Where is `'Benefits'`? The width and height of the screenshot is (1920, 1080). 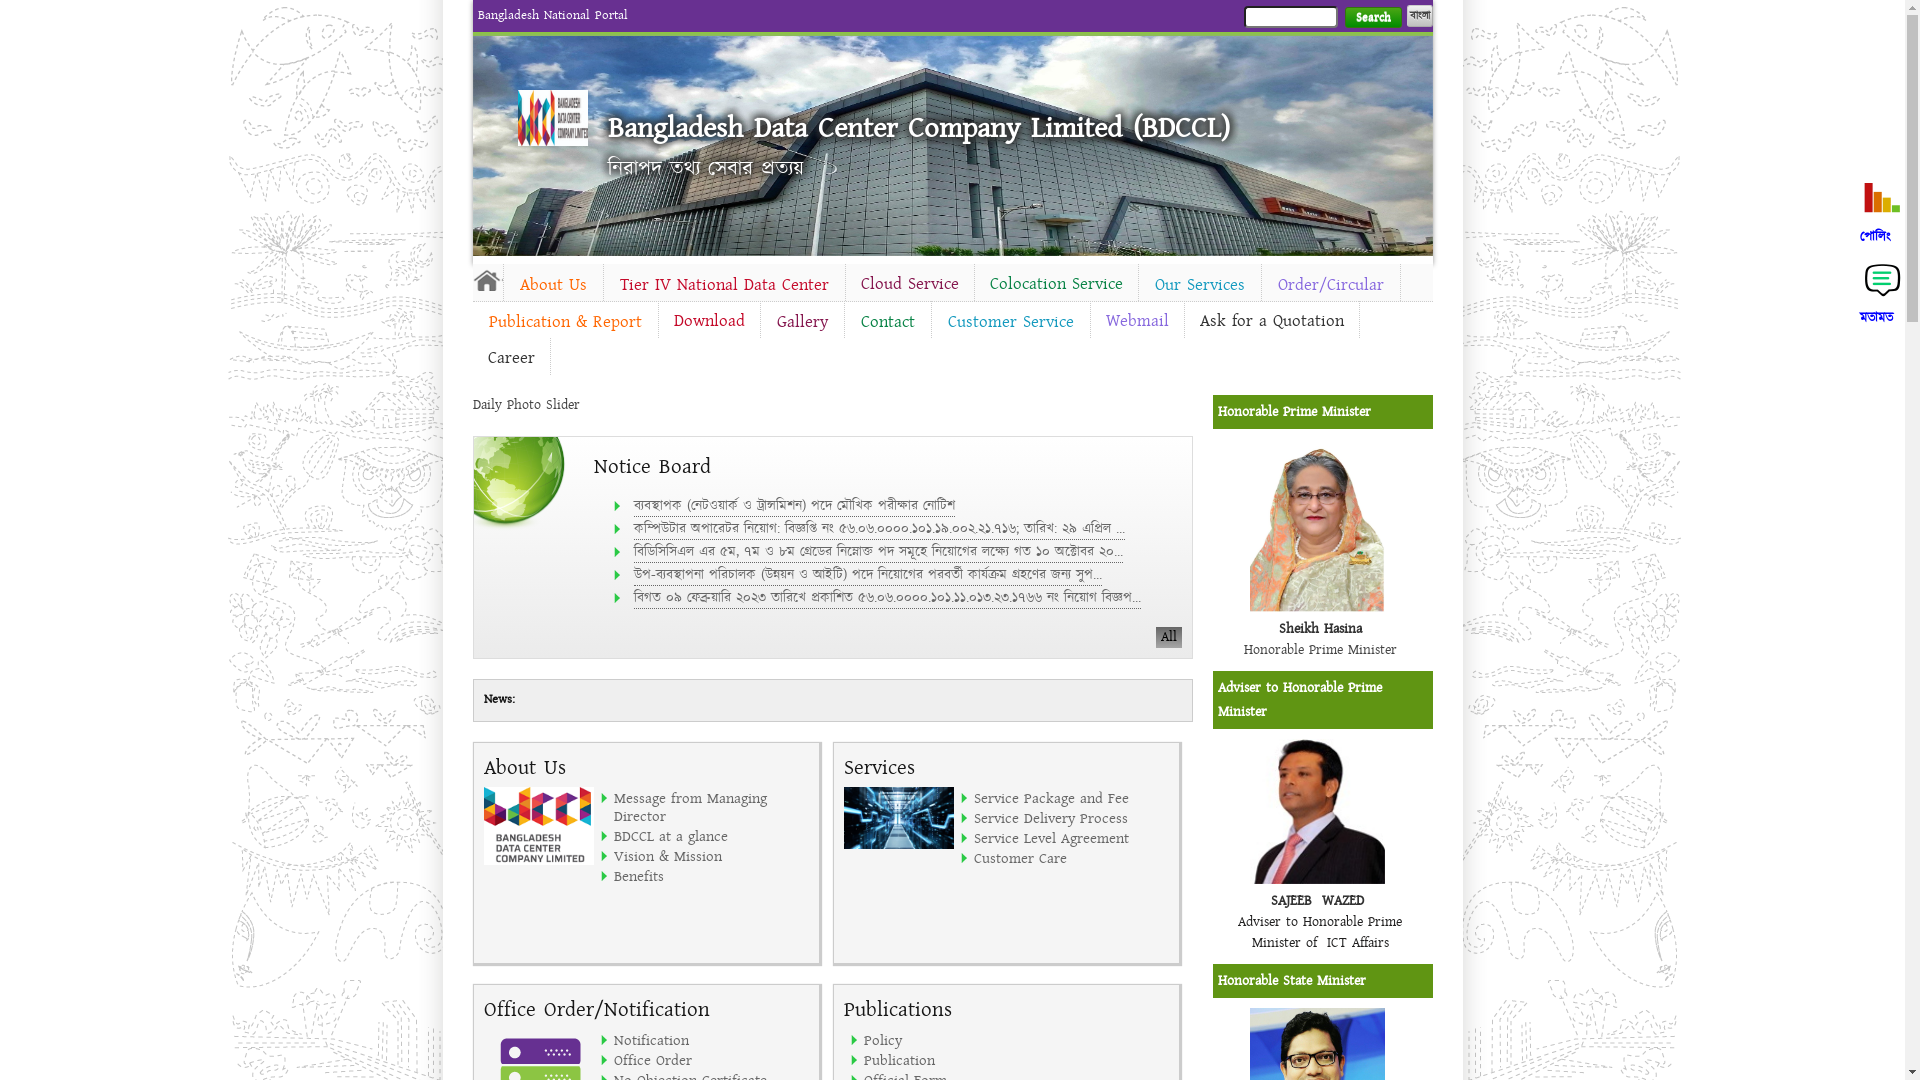
'Benefits' is located at coordinates (711, 874).